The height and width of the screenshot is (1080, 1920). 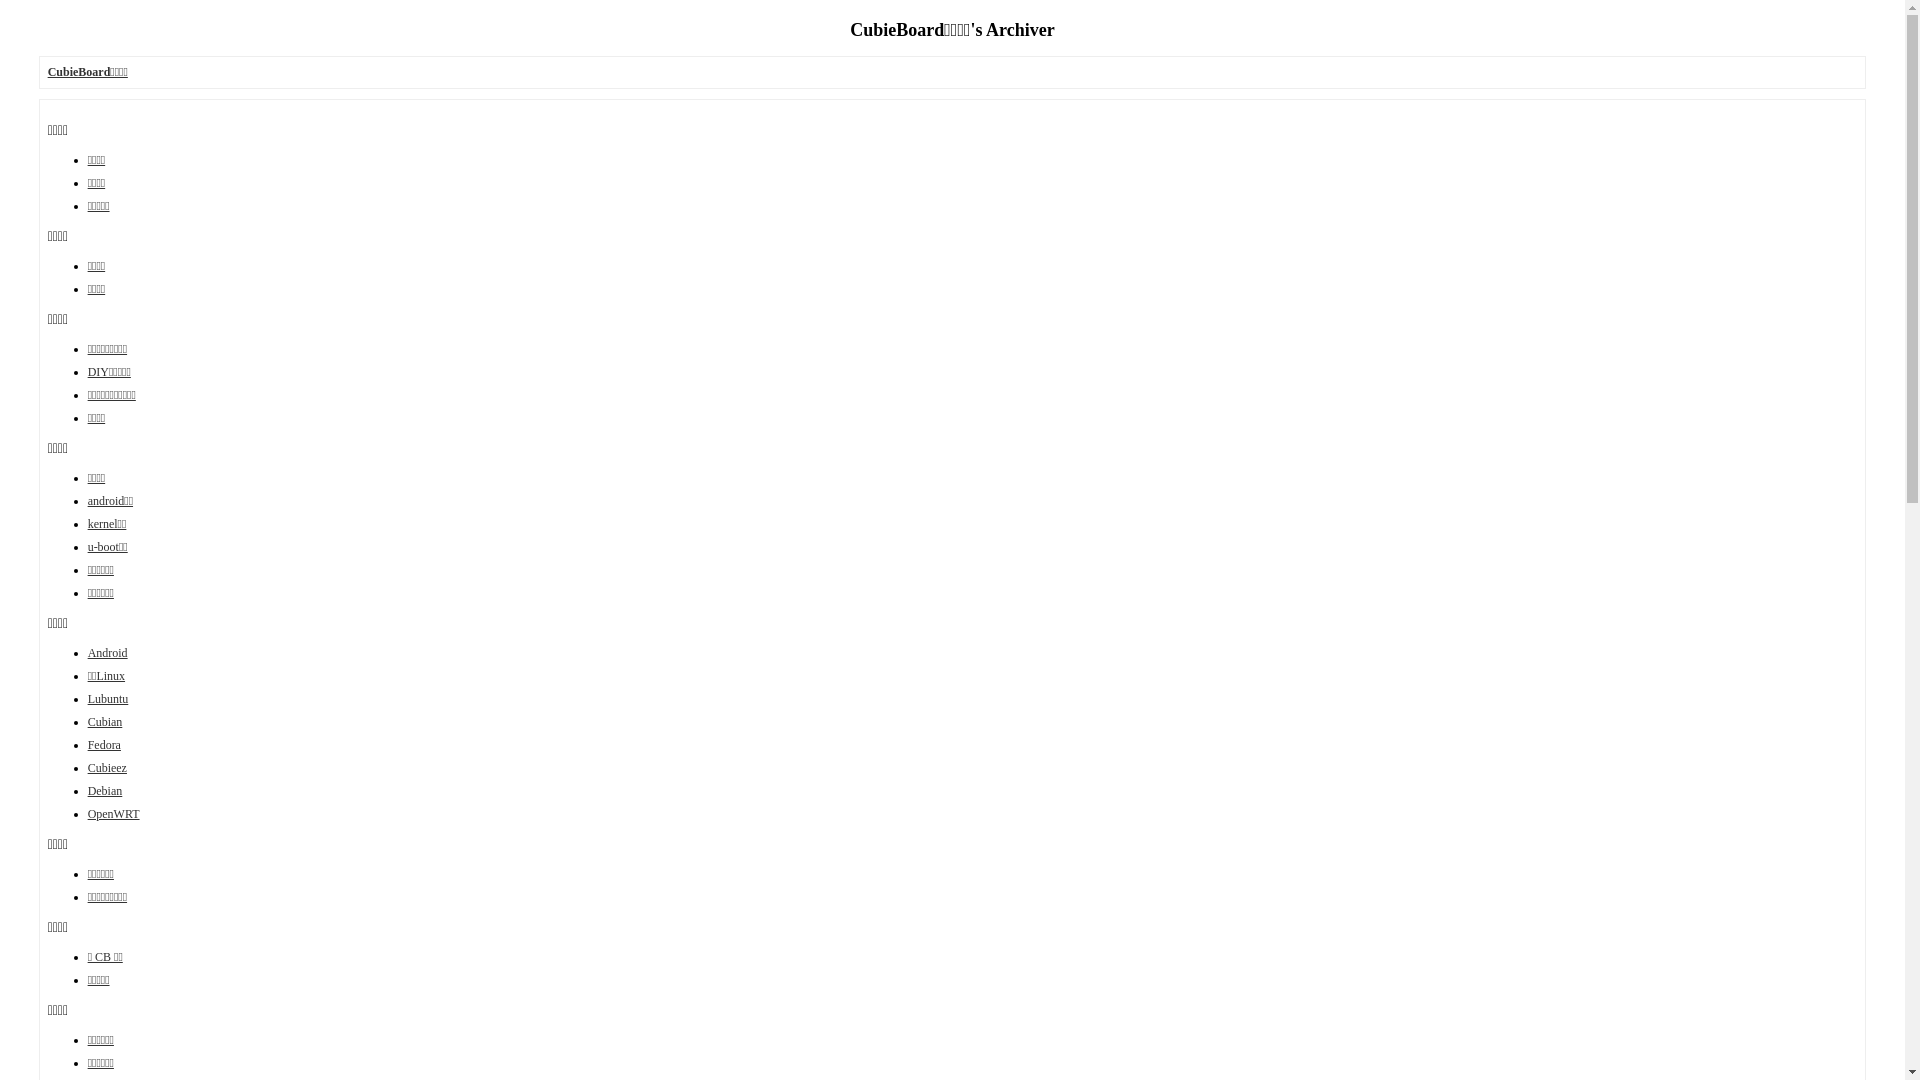 What do you see at coordinates (106, 766) in the screenshot?
I see `'Cubieez'` at bounding box center [106, 766].